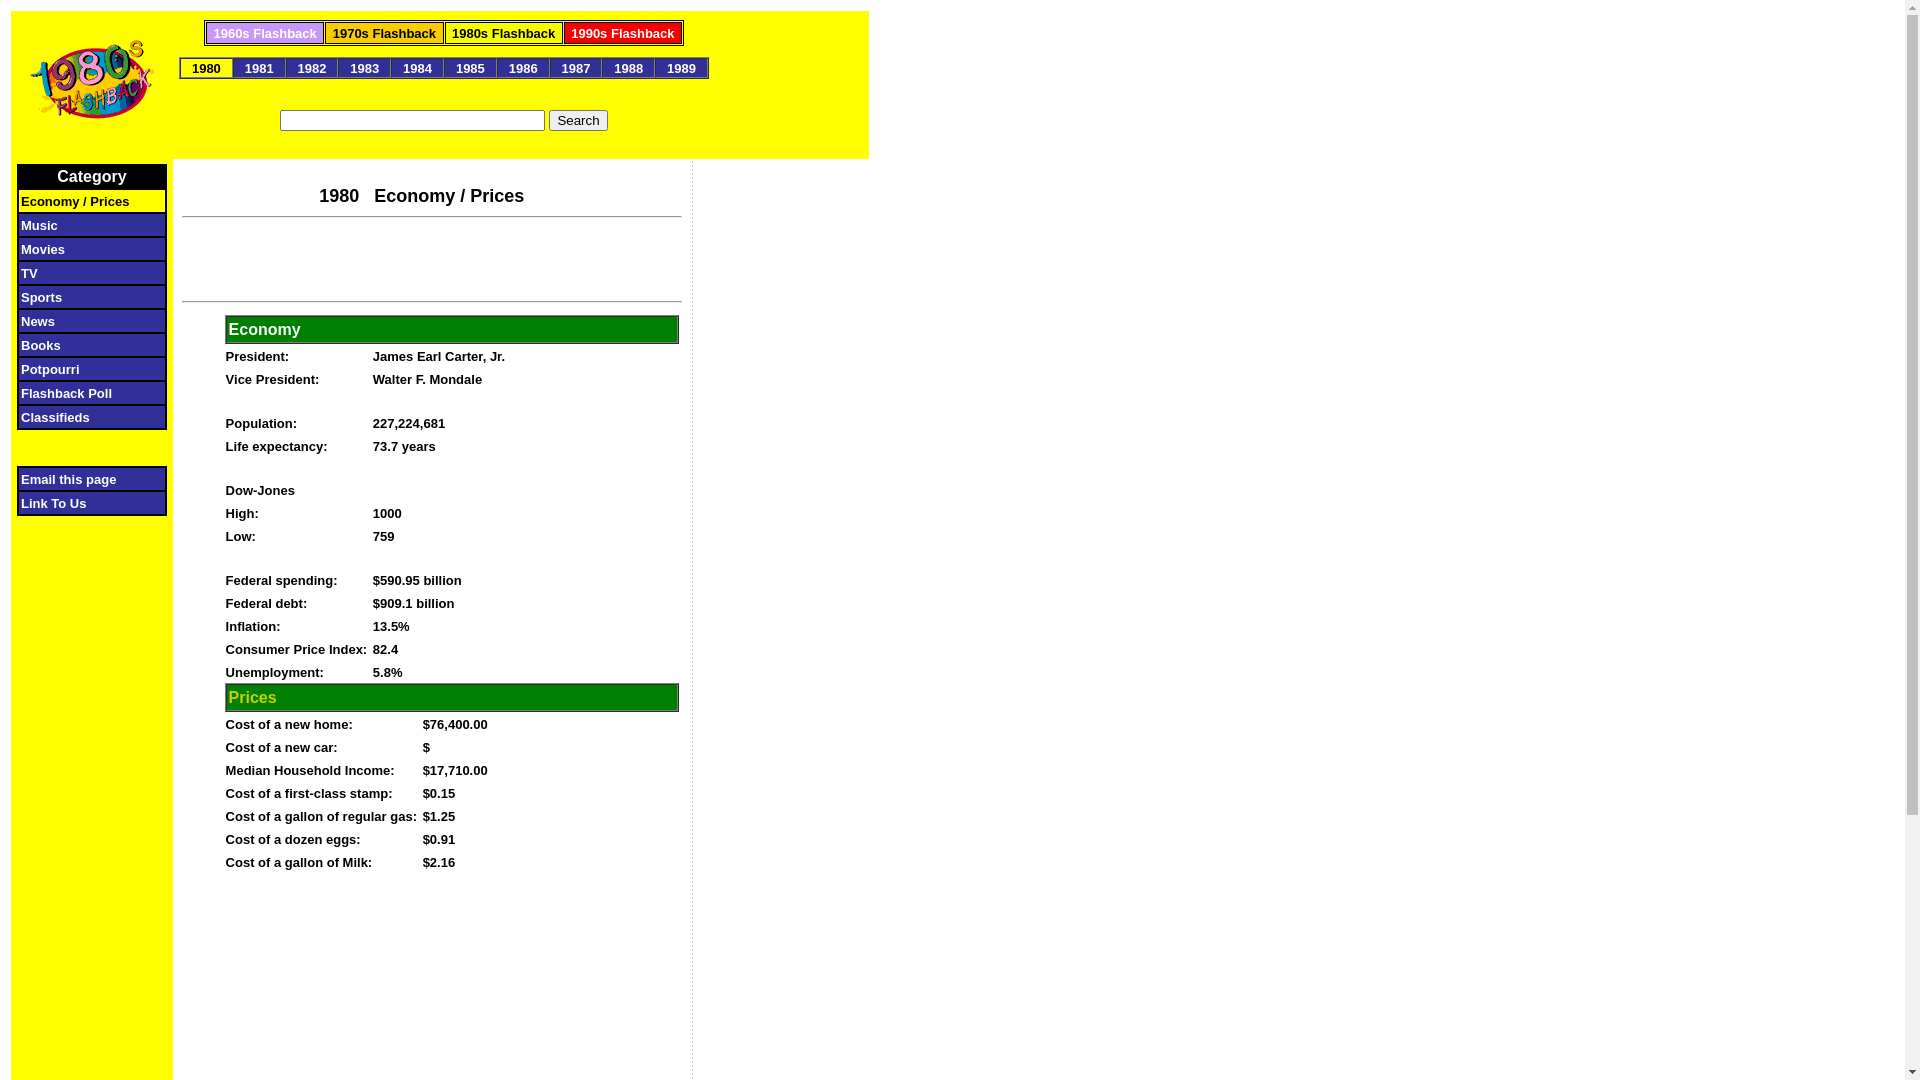  What do you see at coordinates (364, 66) in the screenshot?
I see `' 1983 '` at bounding box center [364, 66].